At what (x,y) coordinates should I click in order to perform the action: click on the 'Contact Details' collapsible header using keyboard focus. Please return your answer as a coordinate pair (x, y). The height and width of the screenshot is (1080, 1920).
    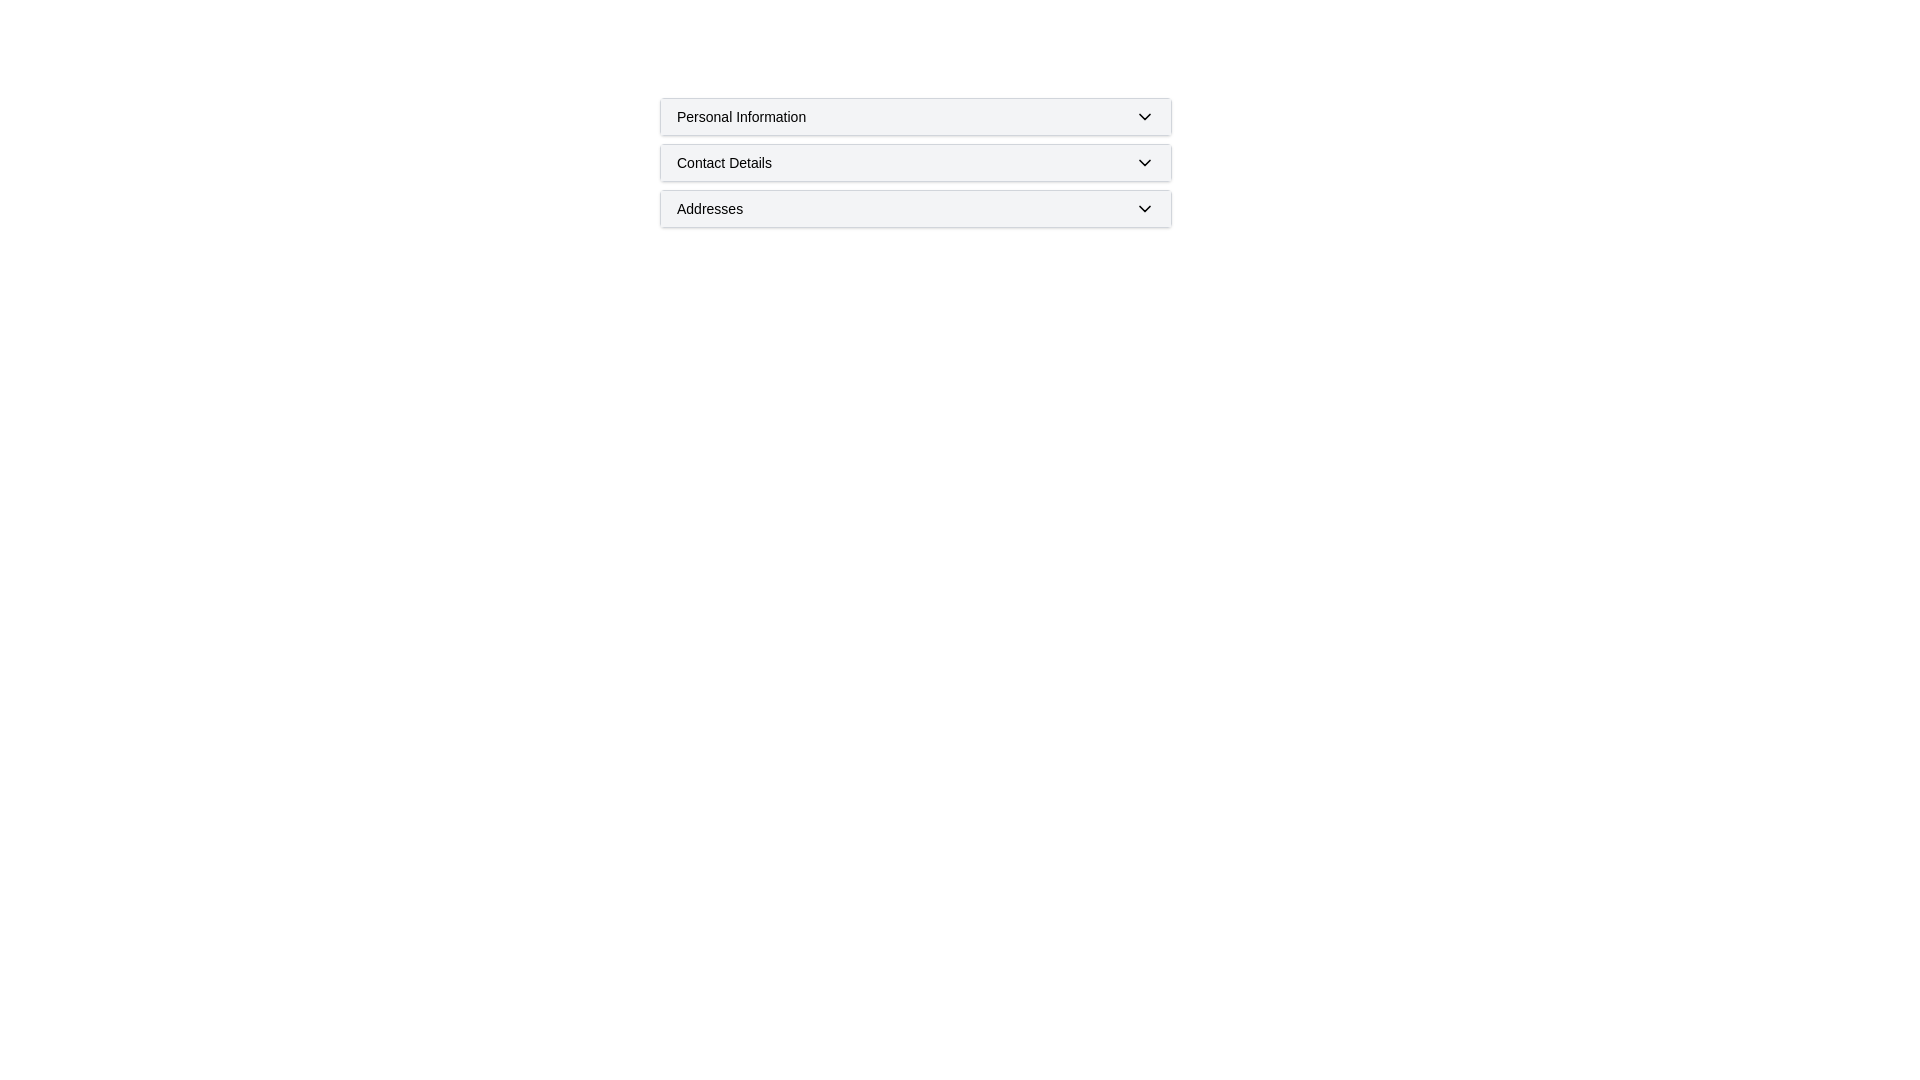
    Looking at the image, I should click on (915, 161).